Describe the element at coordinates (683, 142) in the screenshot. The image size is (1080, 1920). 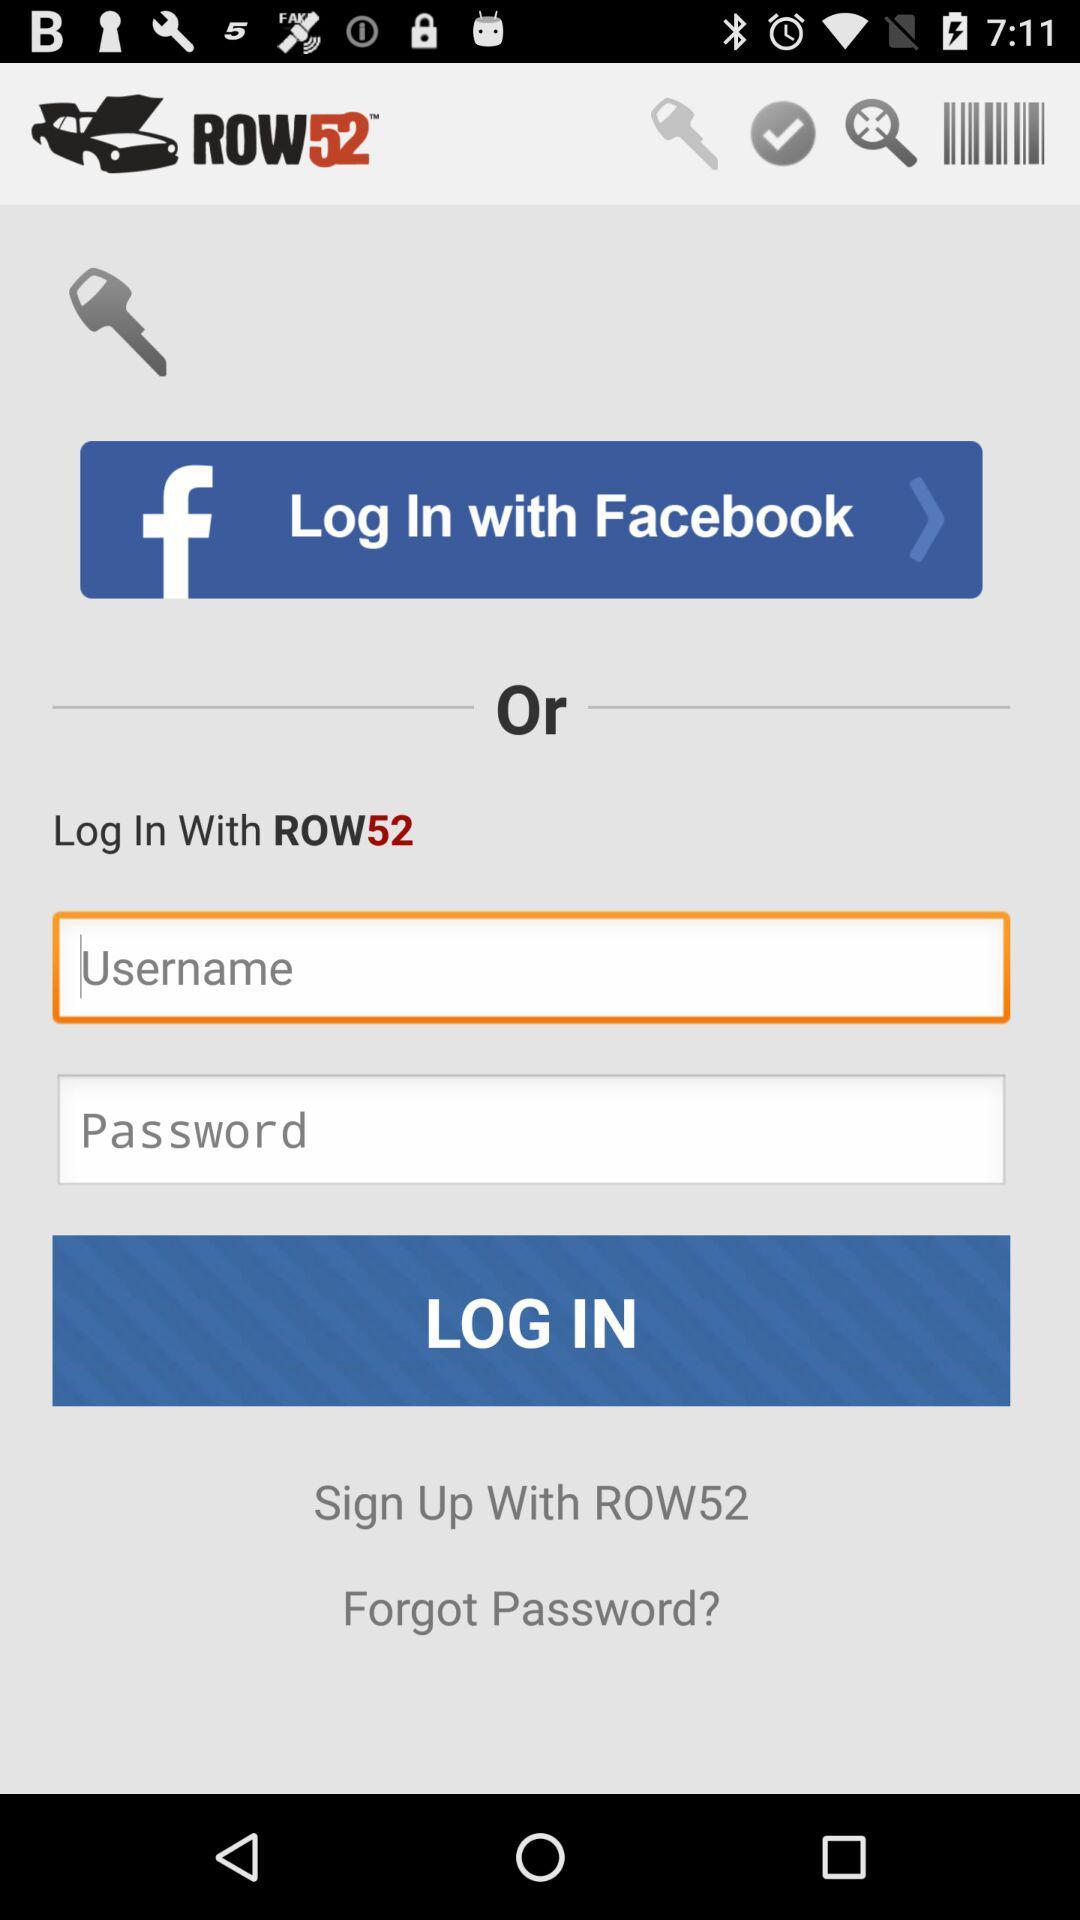
I see `the search icon` at that location.